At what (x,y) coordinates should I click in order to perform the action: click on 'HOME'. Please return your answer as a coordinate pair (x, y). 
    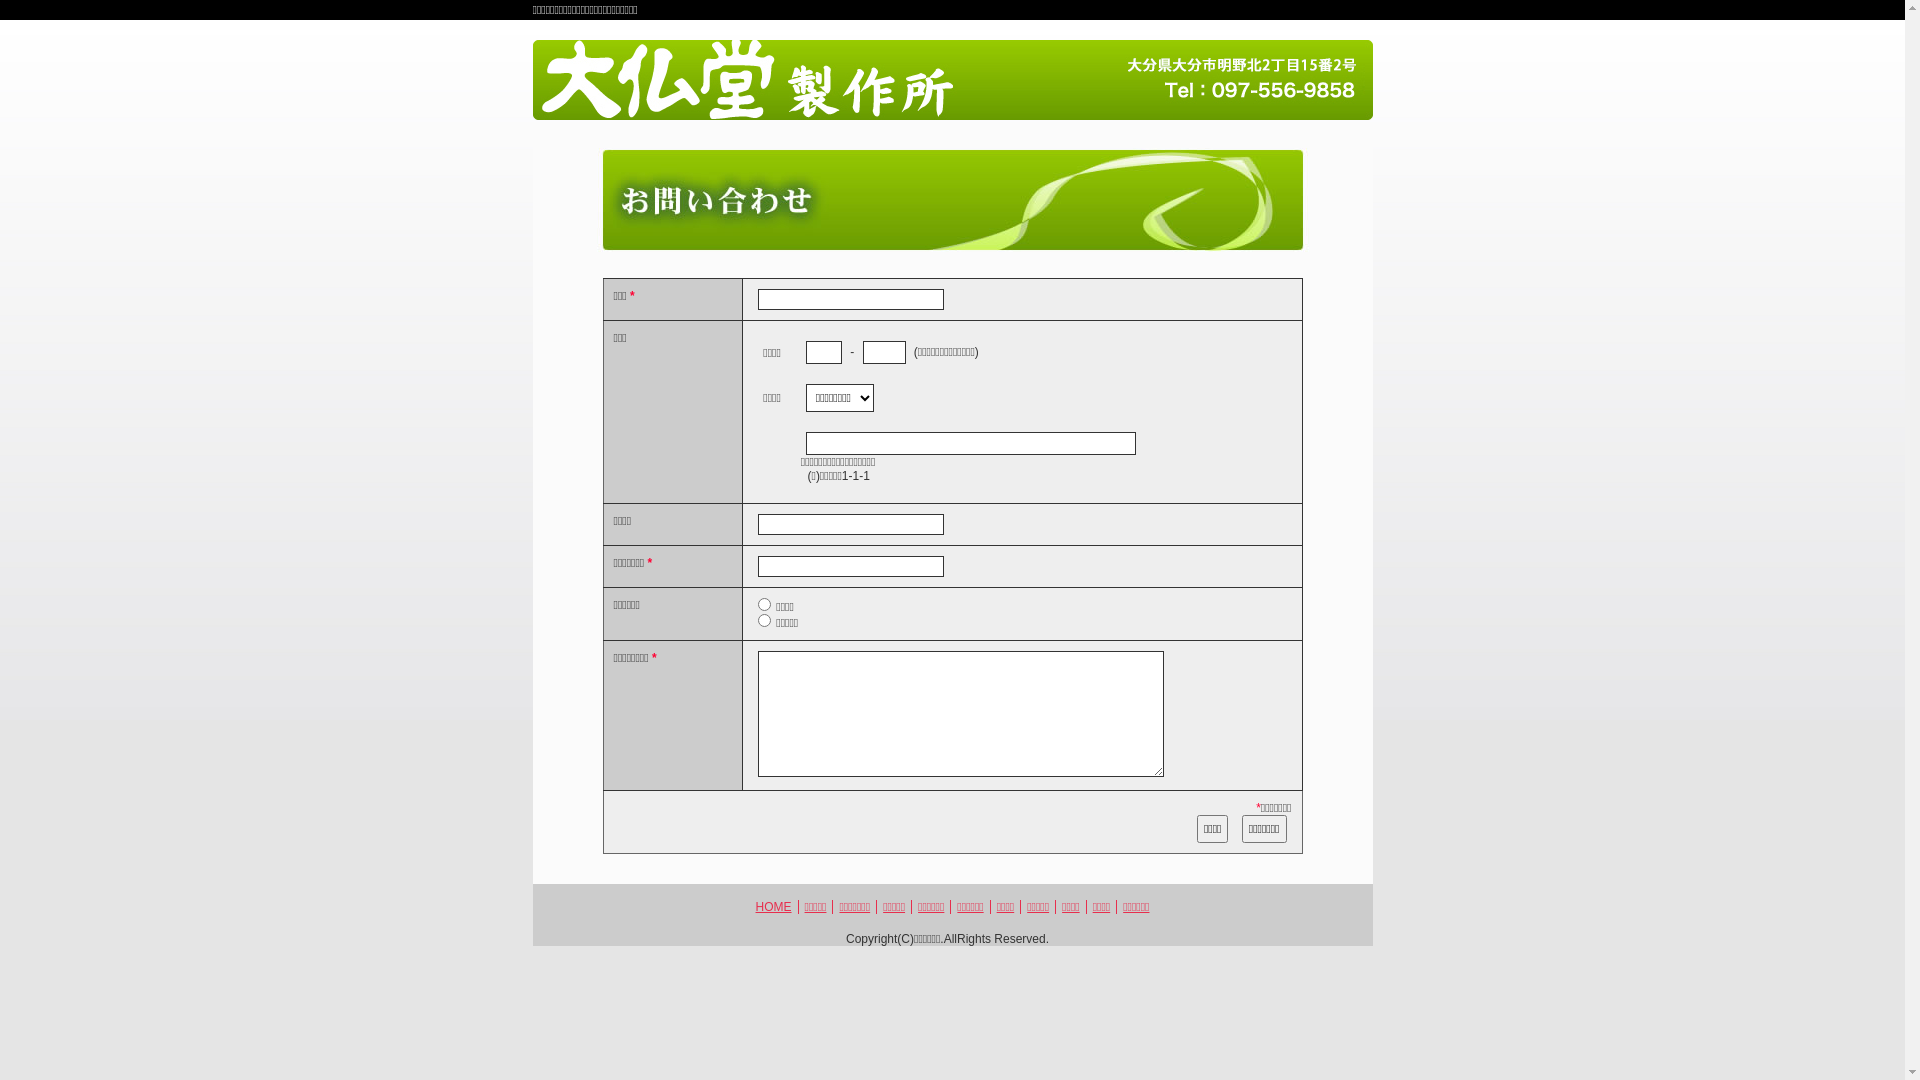
    Looking at the image, I should click on (772, 906).